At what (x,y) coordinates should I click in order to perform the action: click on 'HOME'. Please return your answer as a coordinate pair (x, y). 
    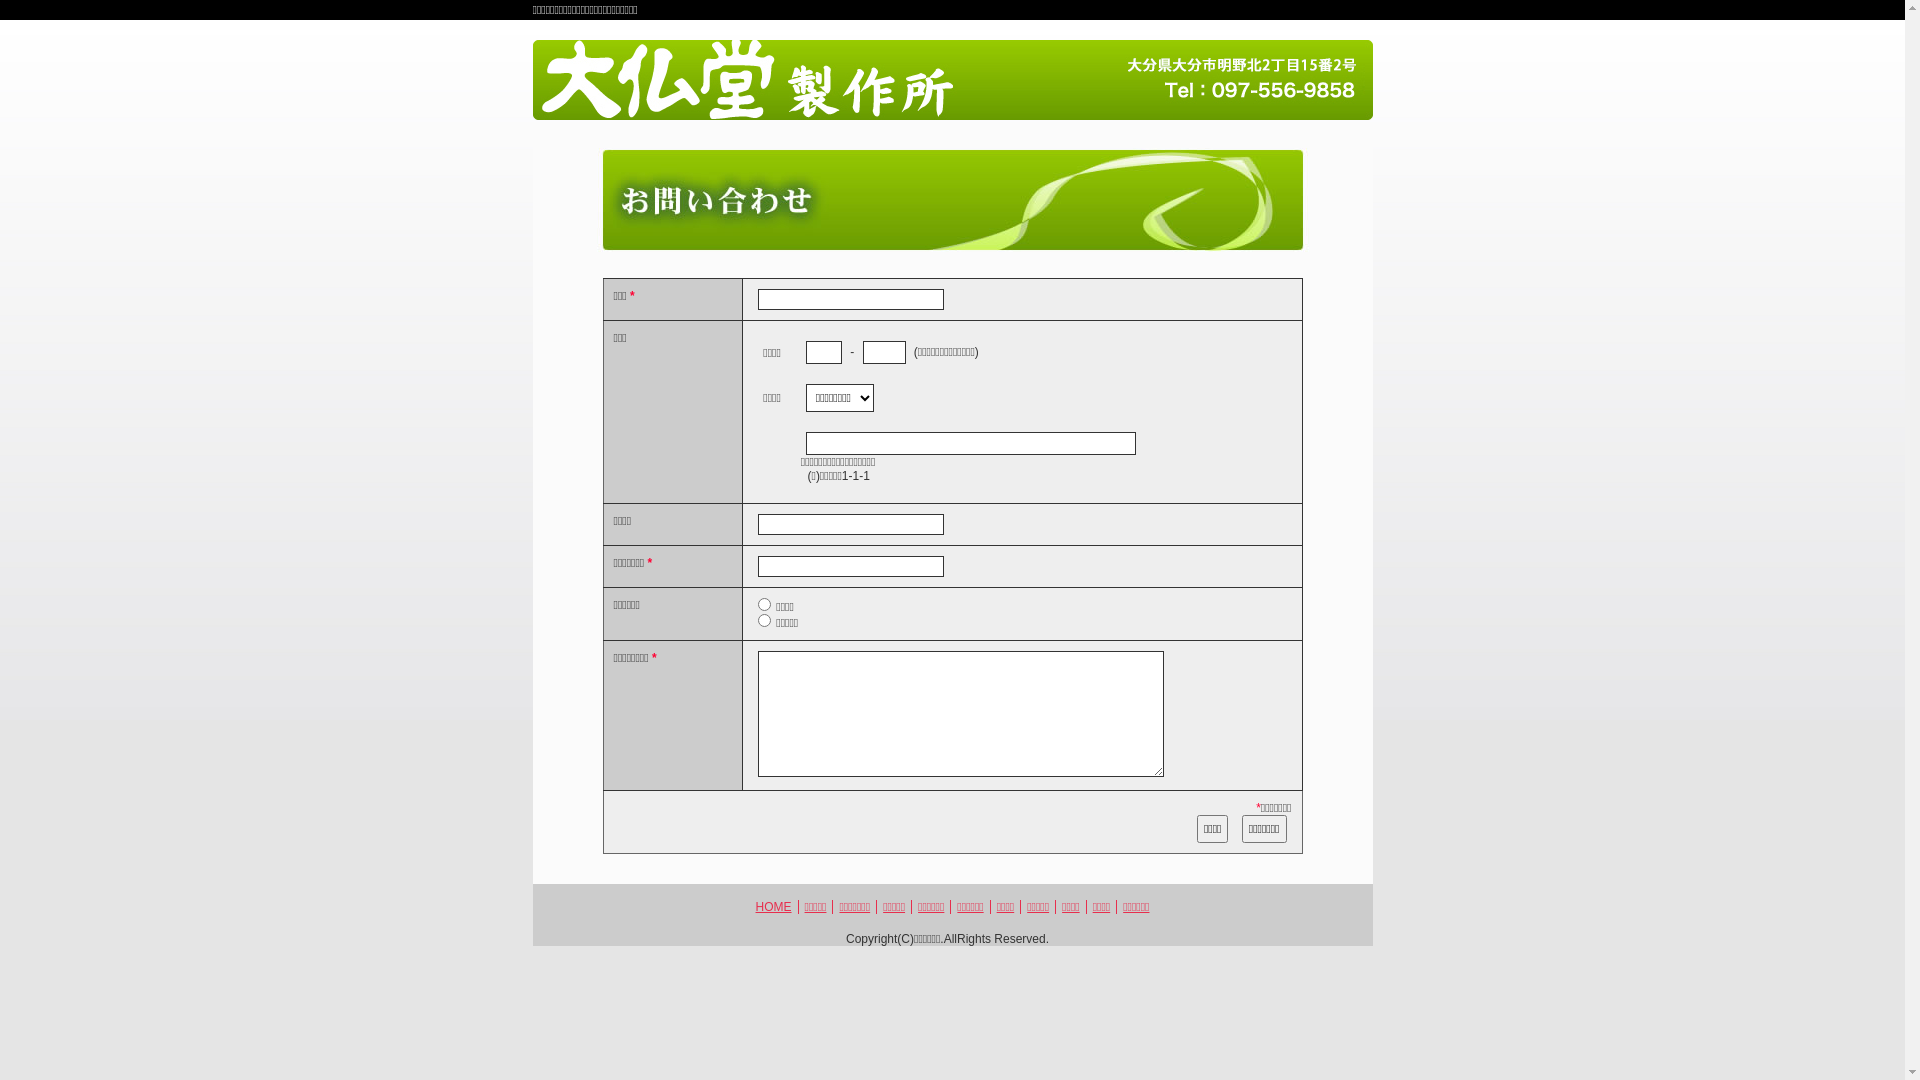
    Looking at the image, I should click on (772, 906).